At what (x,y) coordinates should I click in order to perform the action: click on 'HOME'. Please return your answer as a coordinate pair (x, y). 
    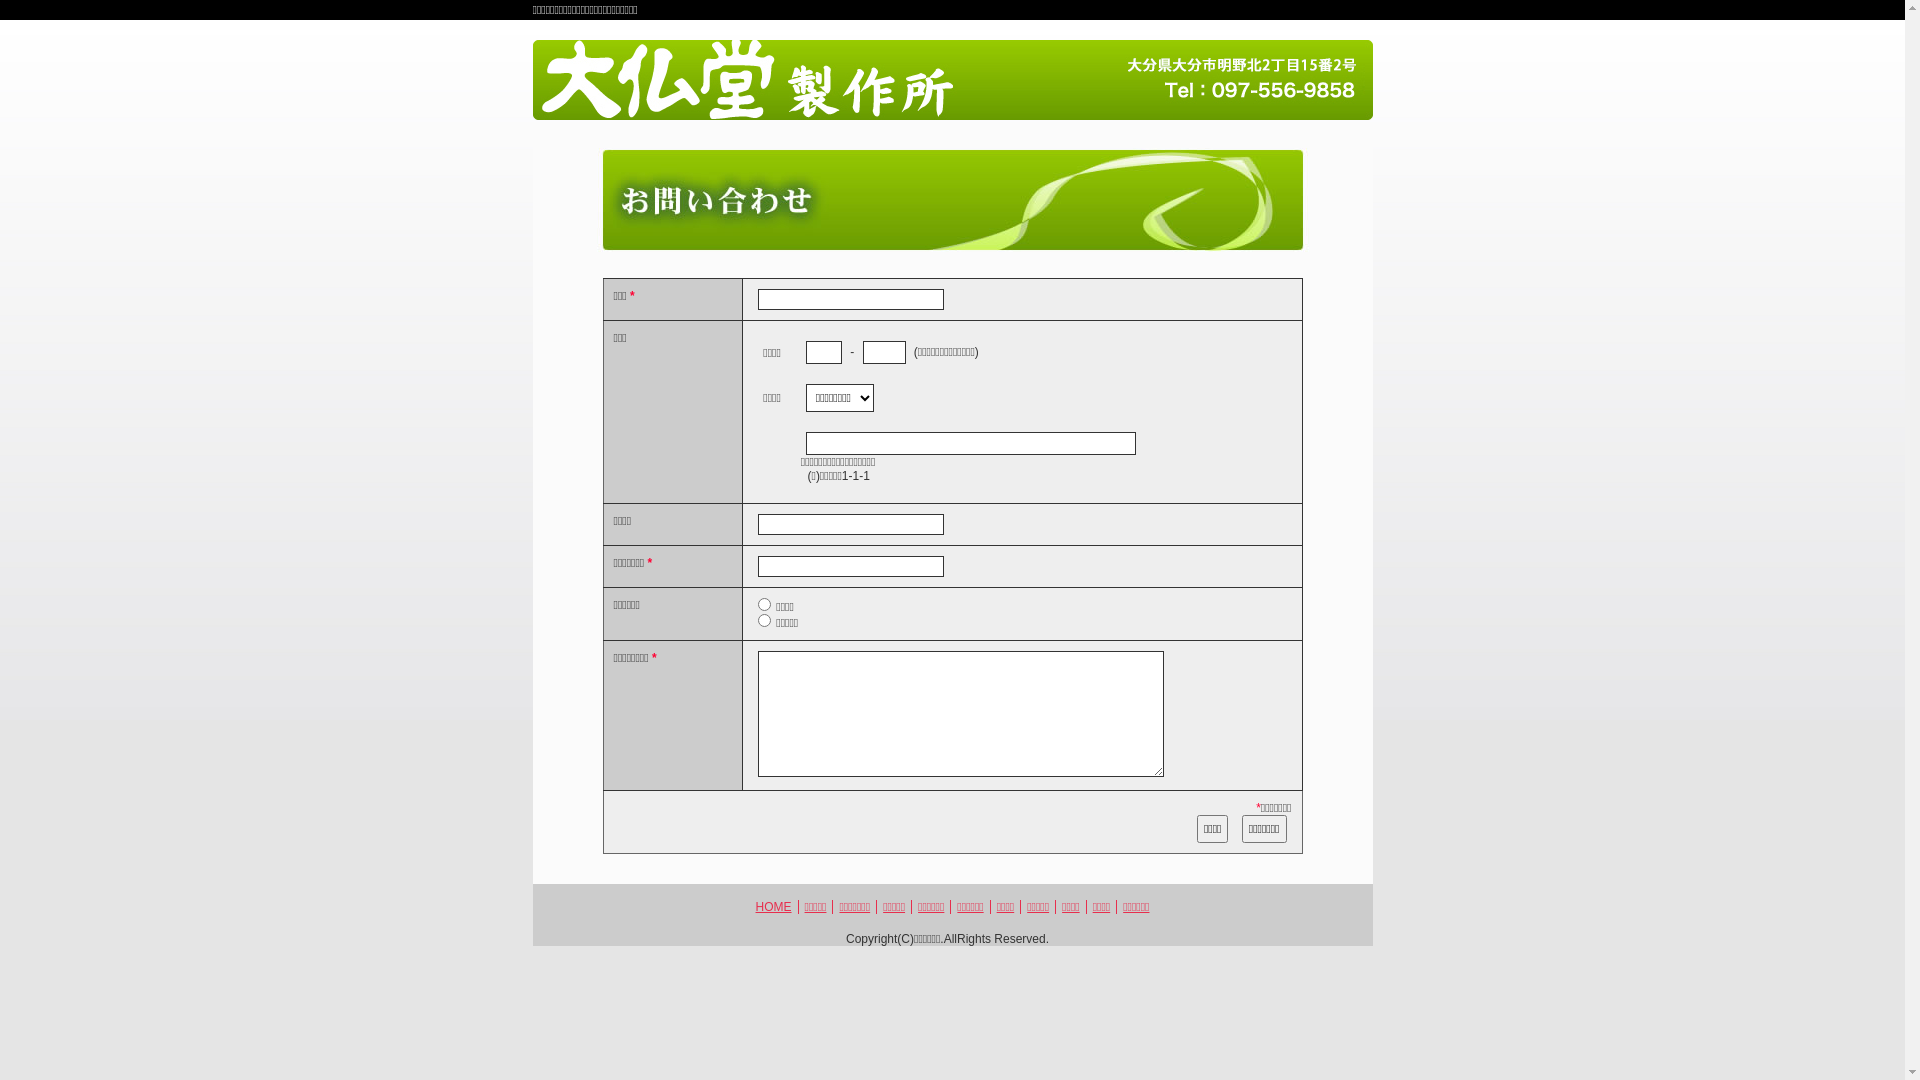
    Looking at the image, I should click on (772, 906).